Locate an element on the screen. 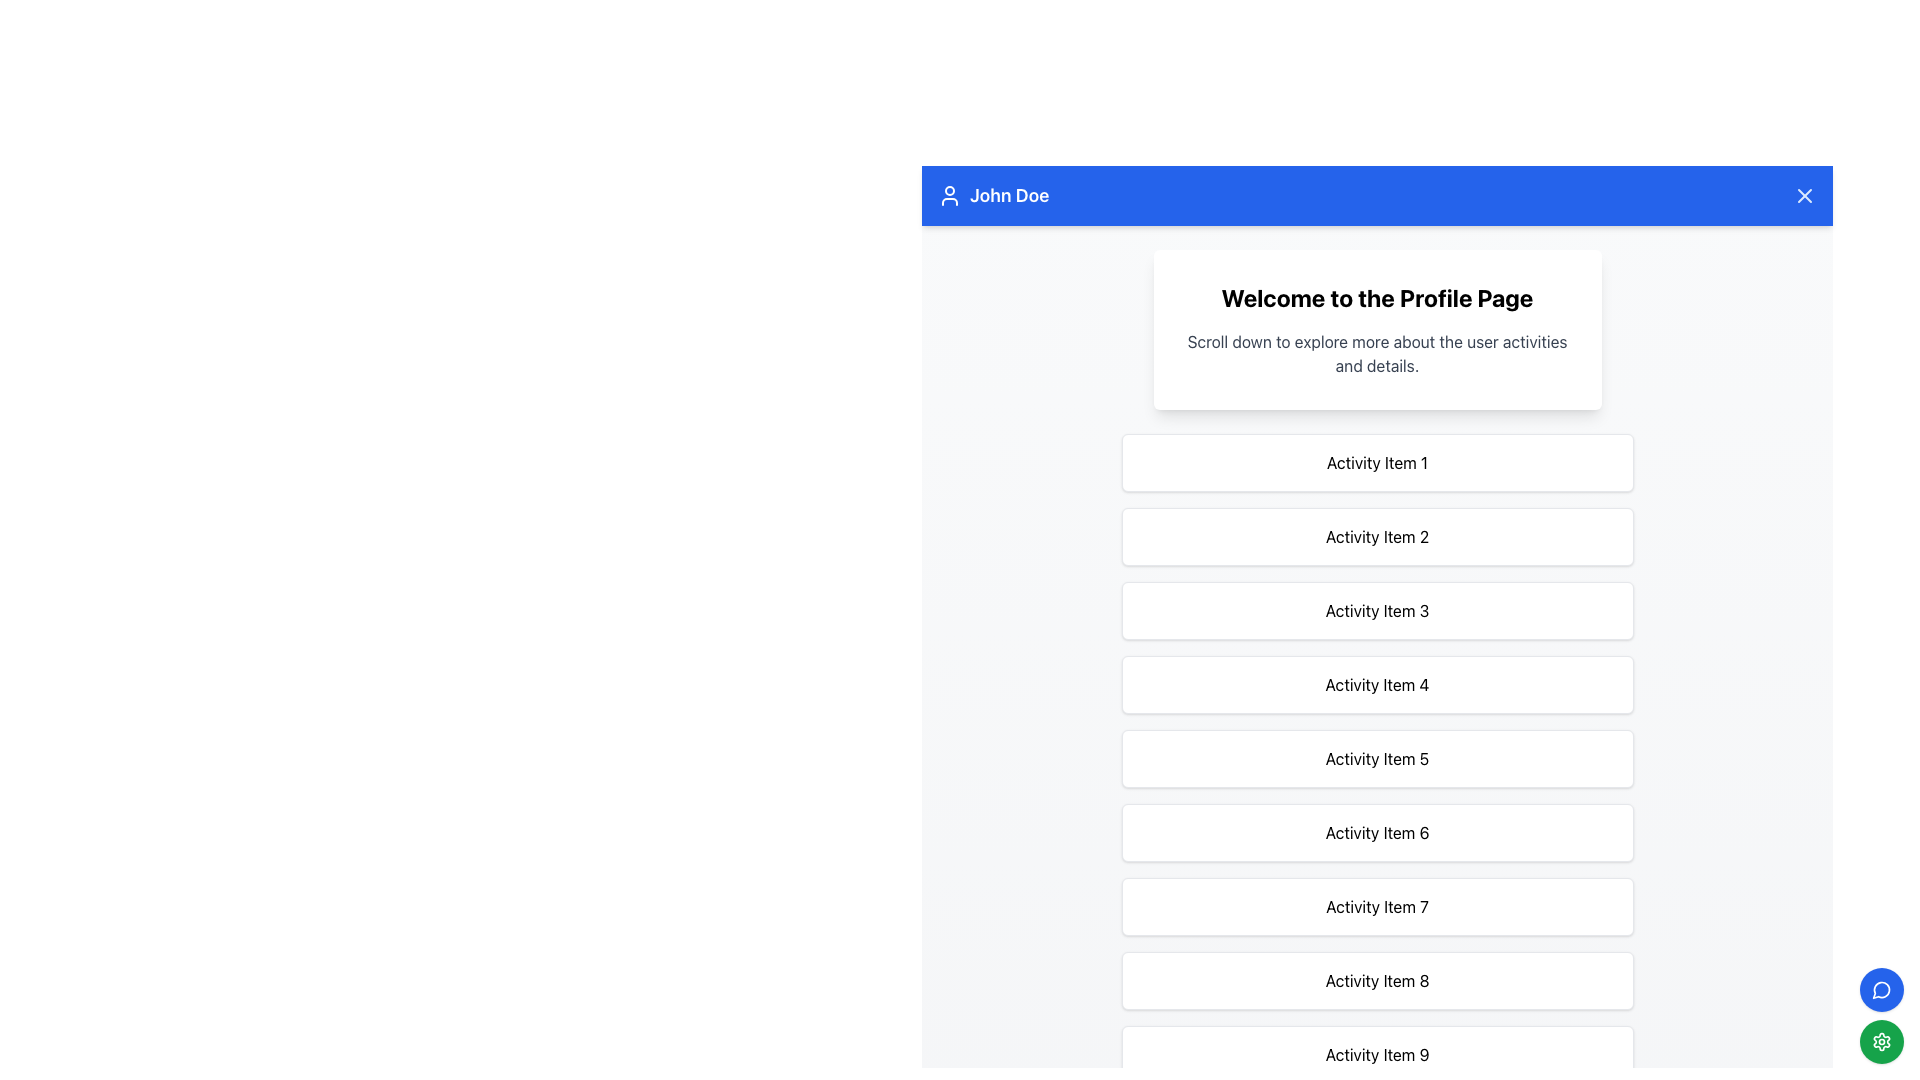 The width and height of the screenshot is (1920, 1080). the text display box containing the centered text 'Activity Item 6', which is the sixth item in a vertically stacked list is located at coordinates (1376, 833).